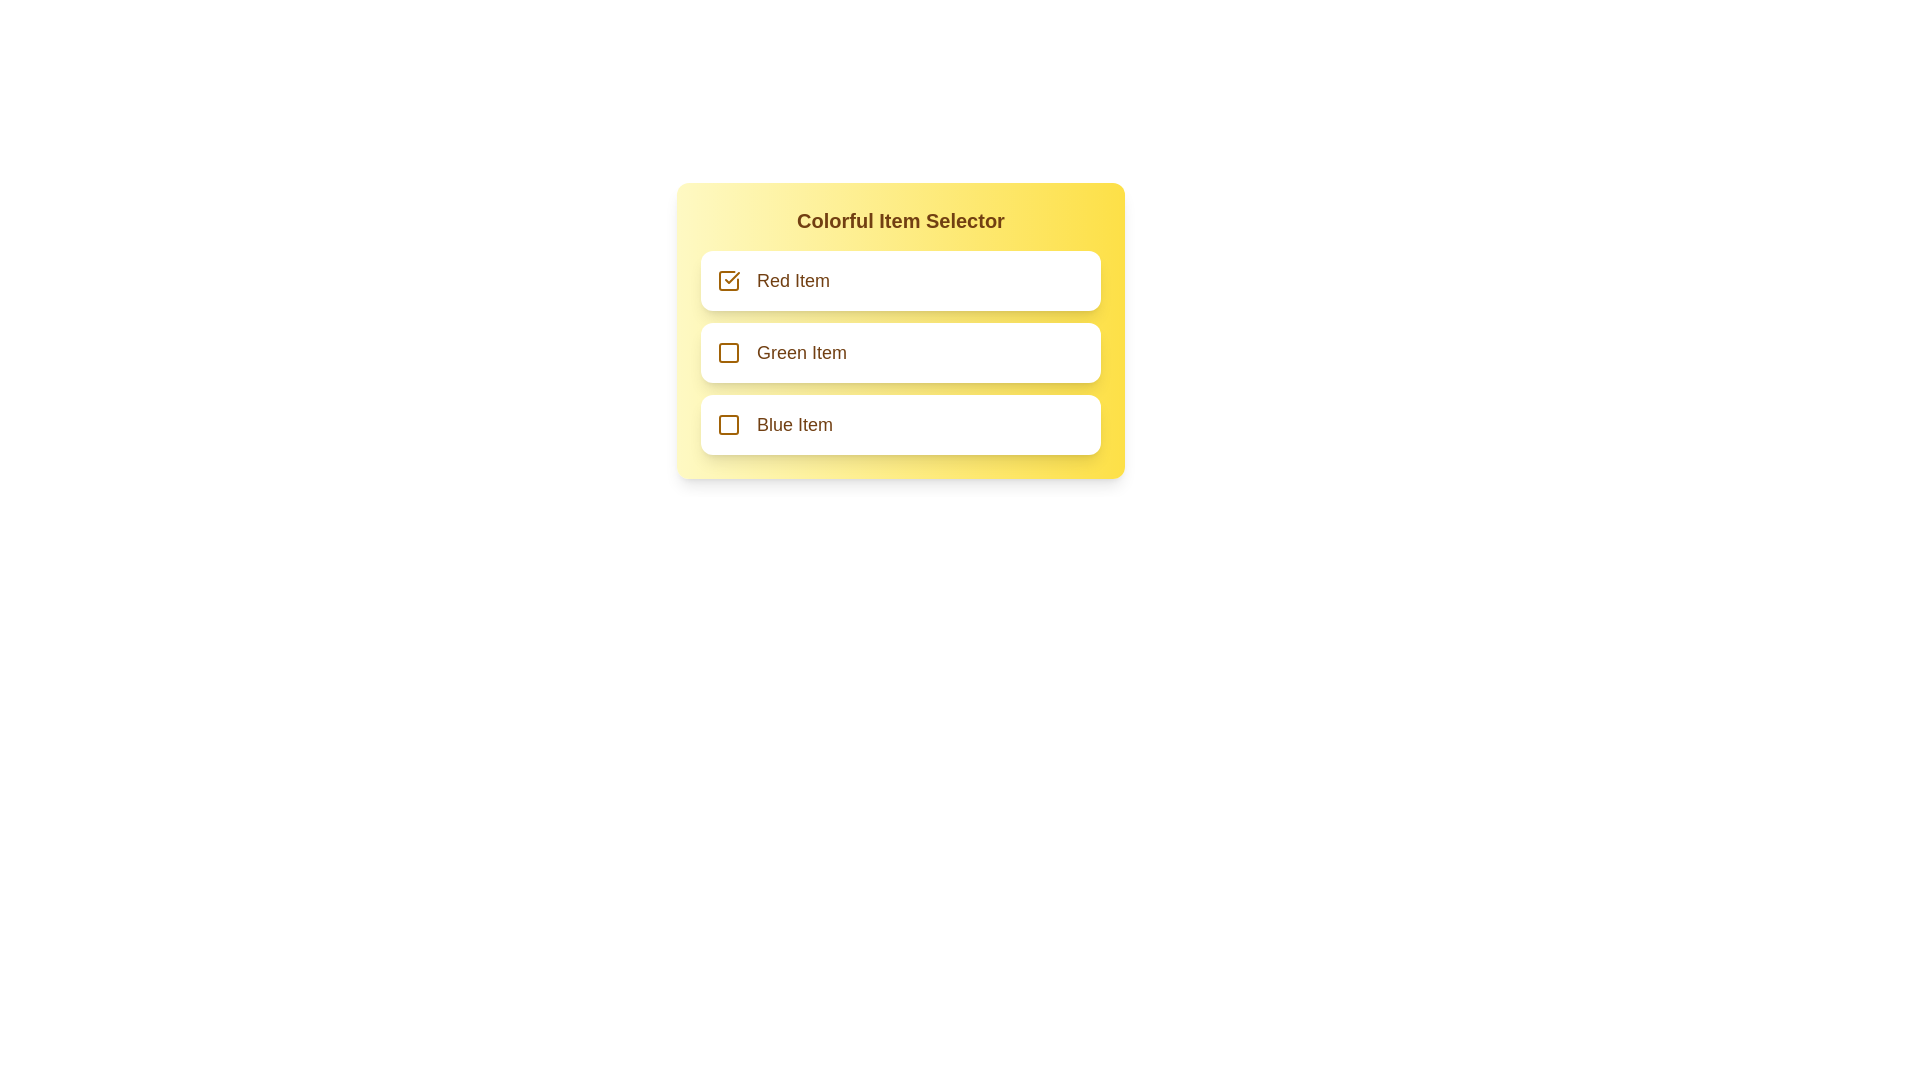 The image size is (1920, 1080). Describe the element at coordinates (728, 281) in the screenshot. I see `the checkbox for the 'Red Item' to toggle its state` at that location.